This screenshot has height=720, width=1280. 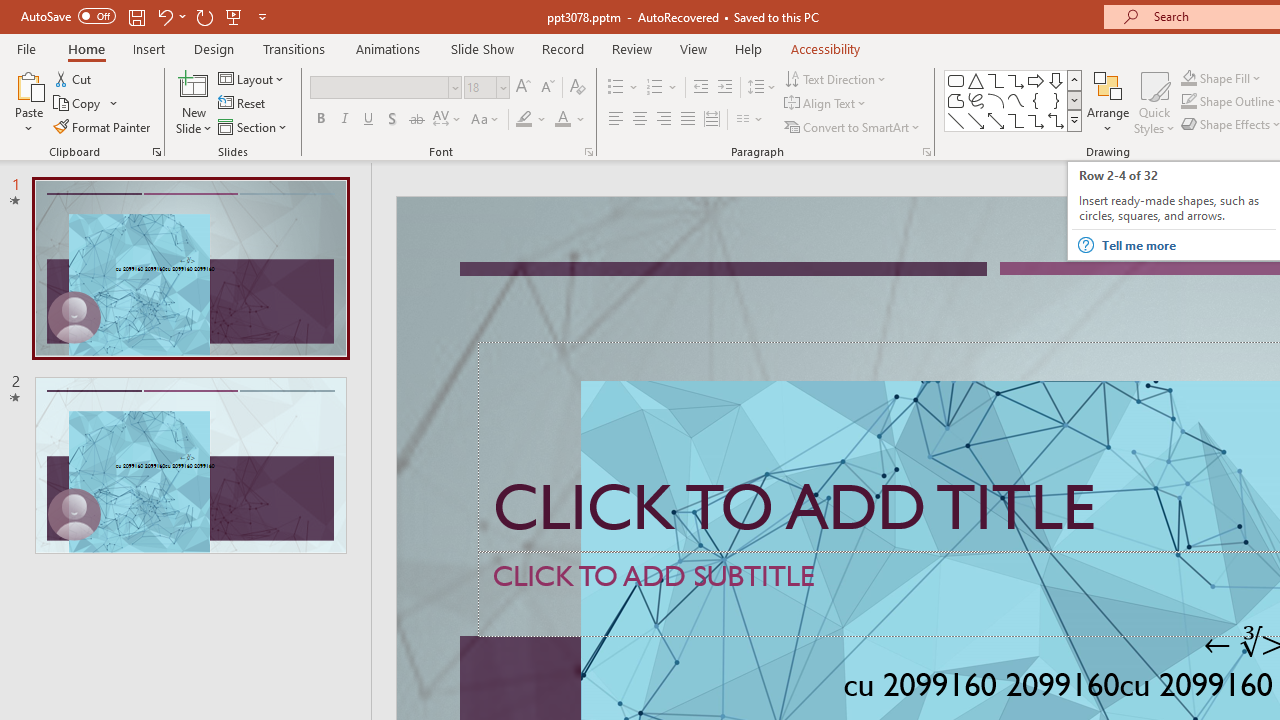 I want to click on 'Columns', so click(x=749, y=119).